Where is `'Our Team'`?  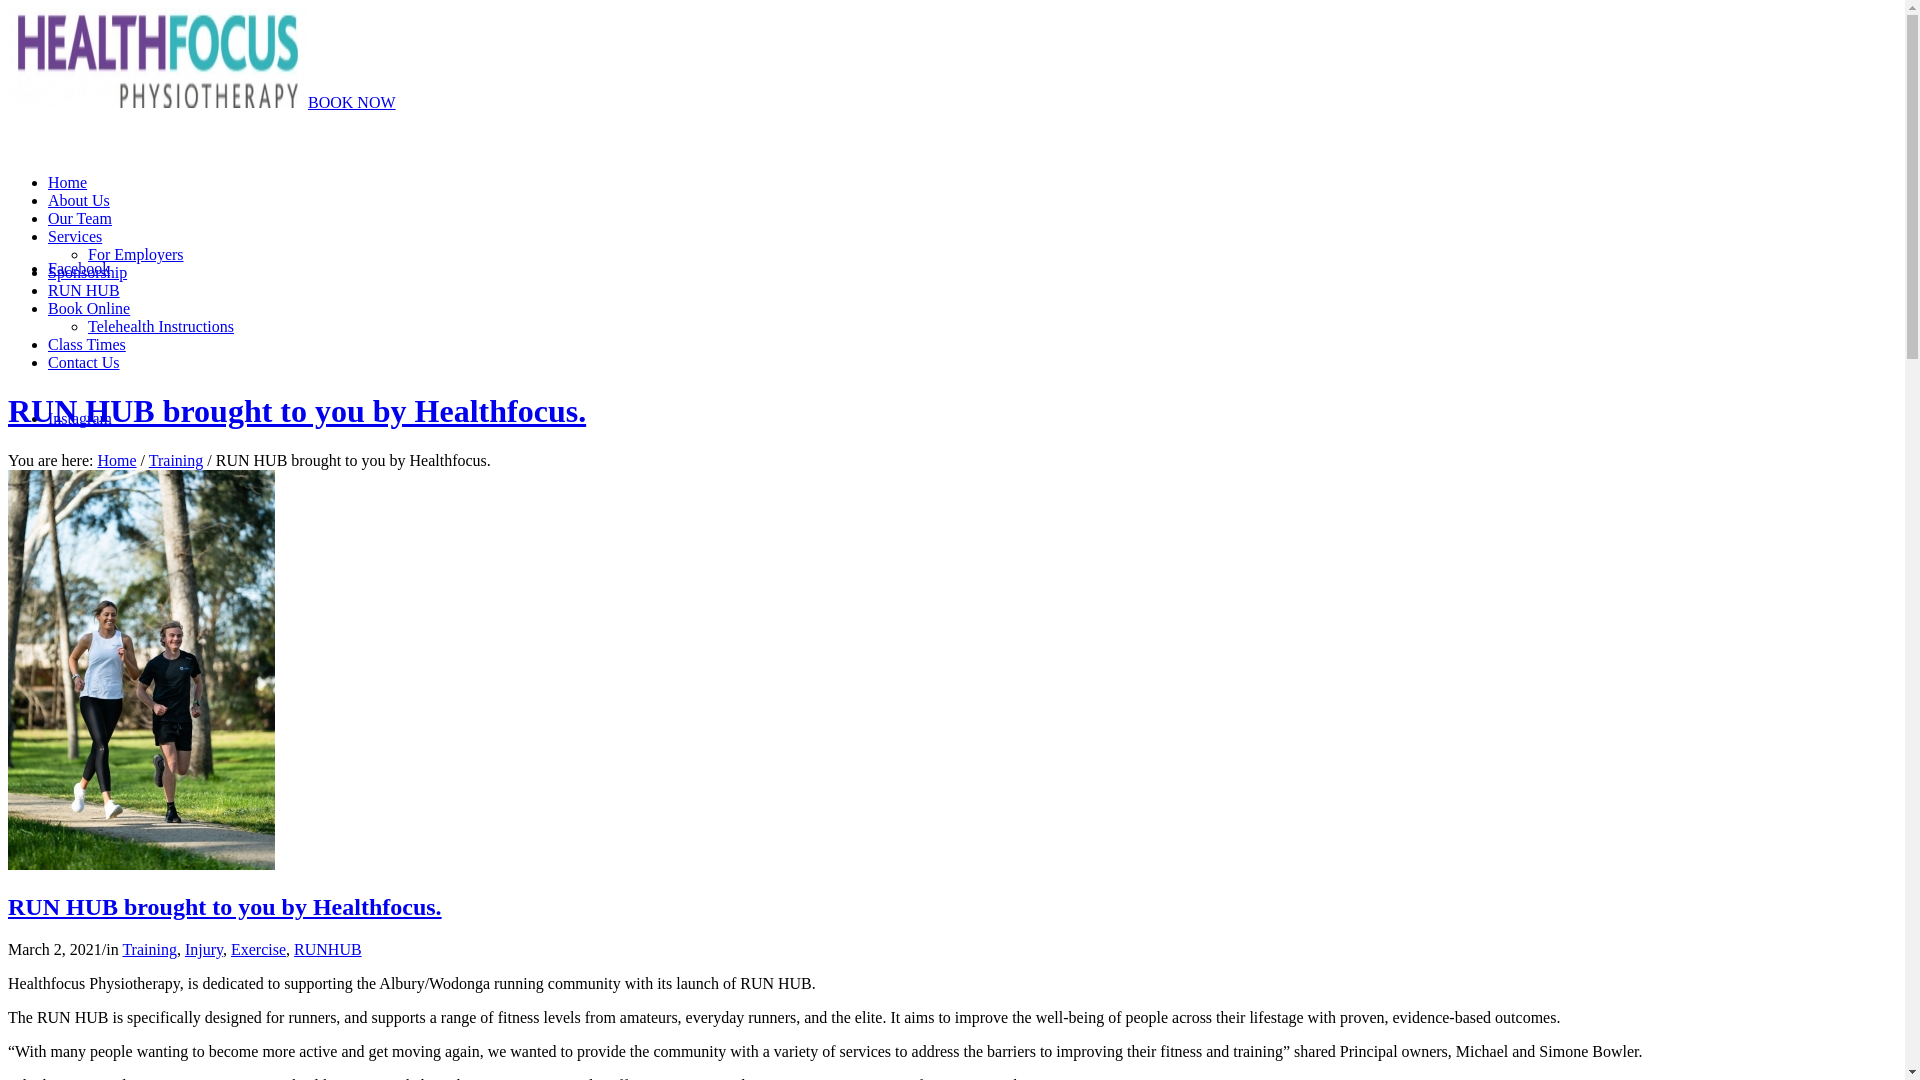
'Our Team' is located at coordinates (80, 218).